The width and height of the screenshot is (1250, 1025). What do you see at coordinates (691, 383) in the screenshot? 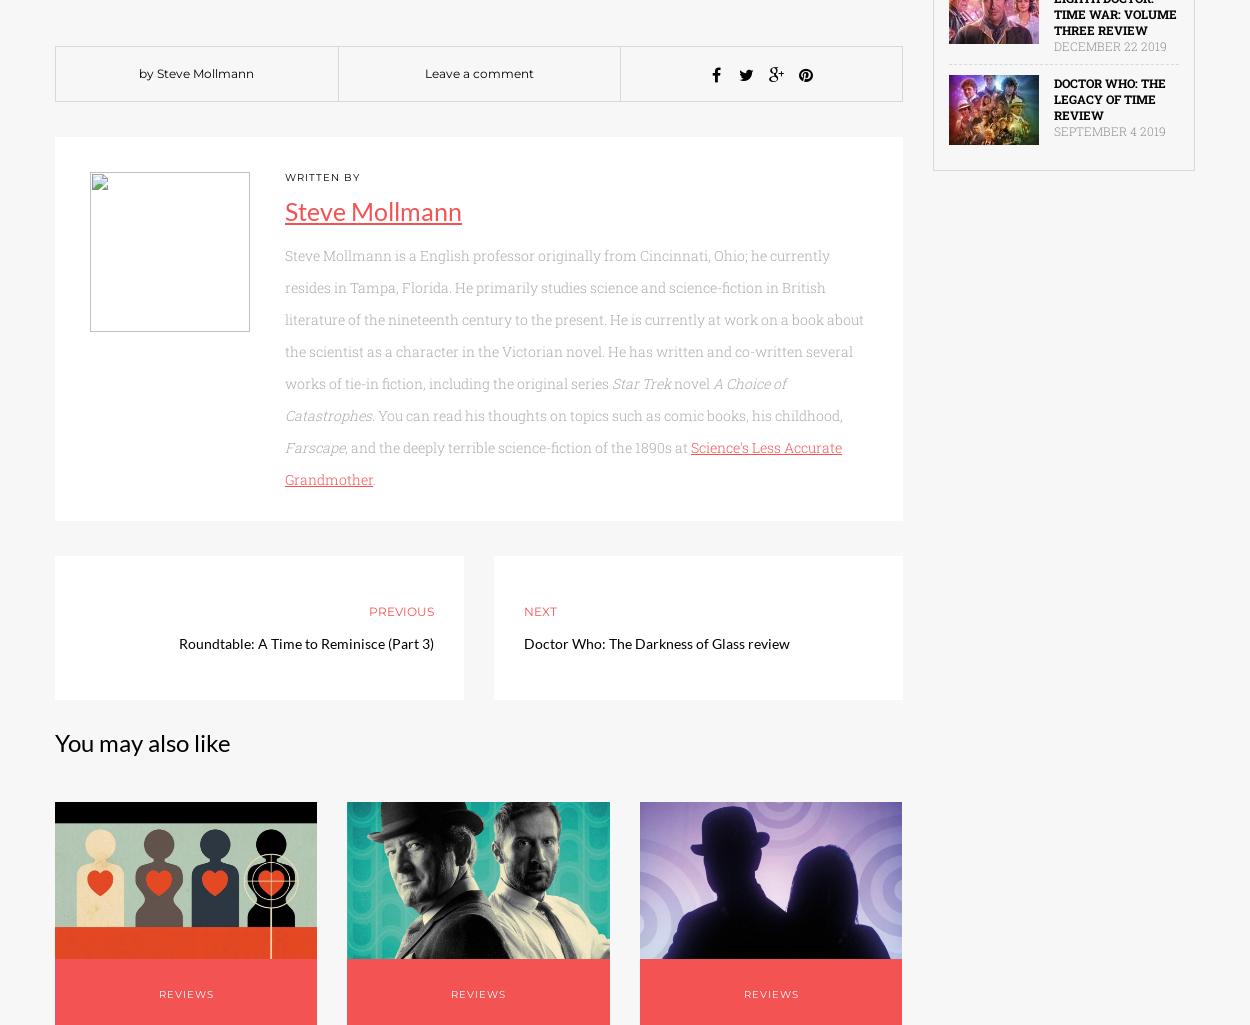
I see `'novel'` at bounding box center [691, 383].